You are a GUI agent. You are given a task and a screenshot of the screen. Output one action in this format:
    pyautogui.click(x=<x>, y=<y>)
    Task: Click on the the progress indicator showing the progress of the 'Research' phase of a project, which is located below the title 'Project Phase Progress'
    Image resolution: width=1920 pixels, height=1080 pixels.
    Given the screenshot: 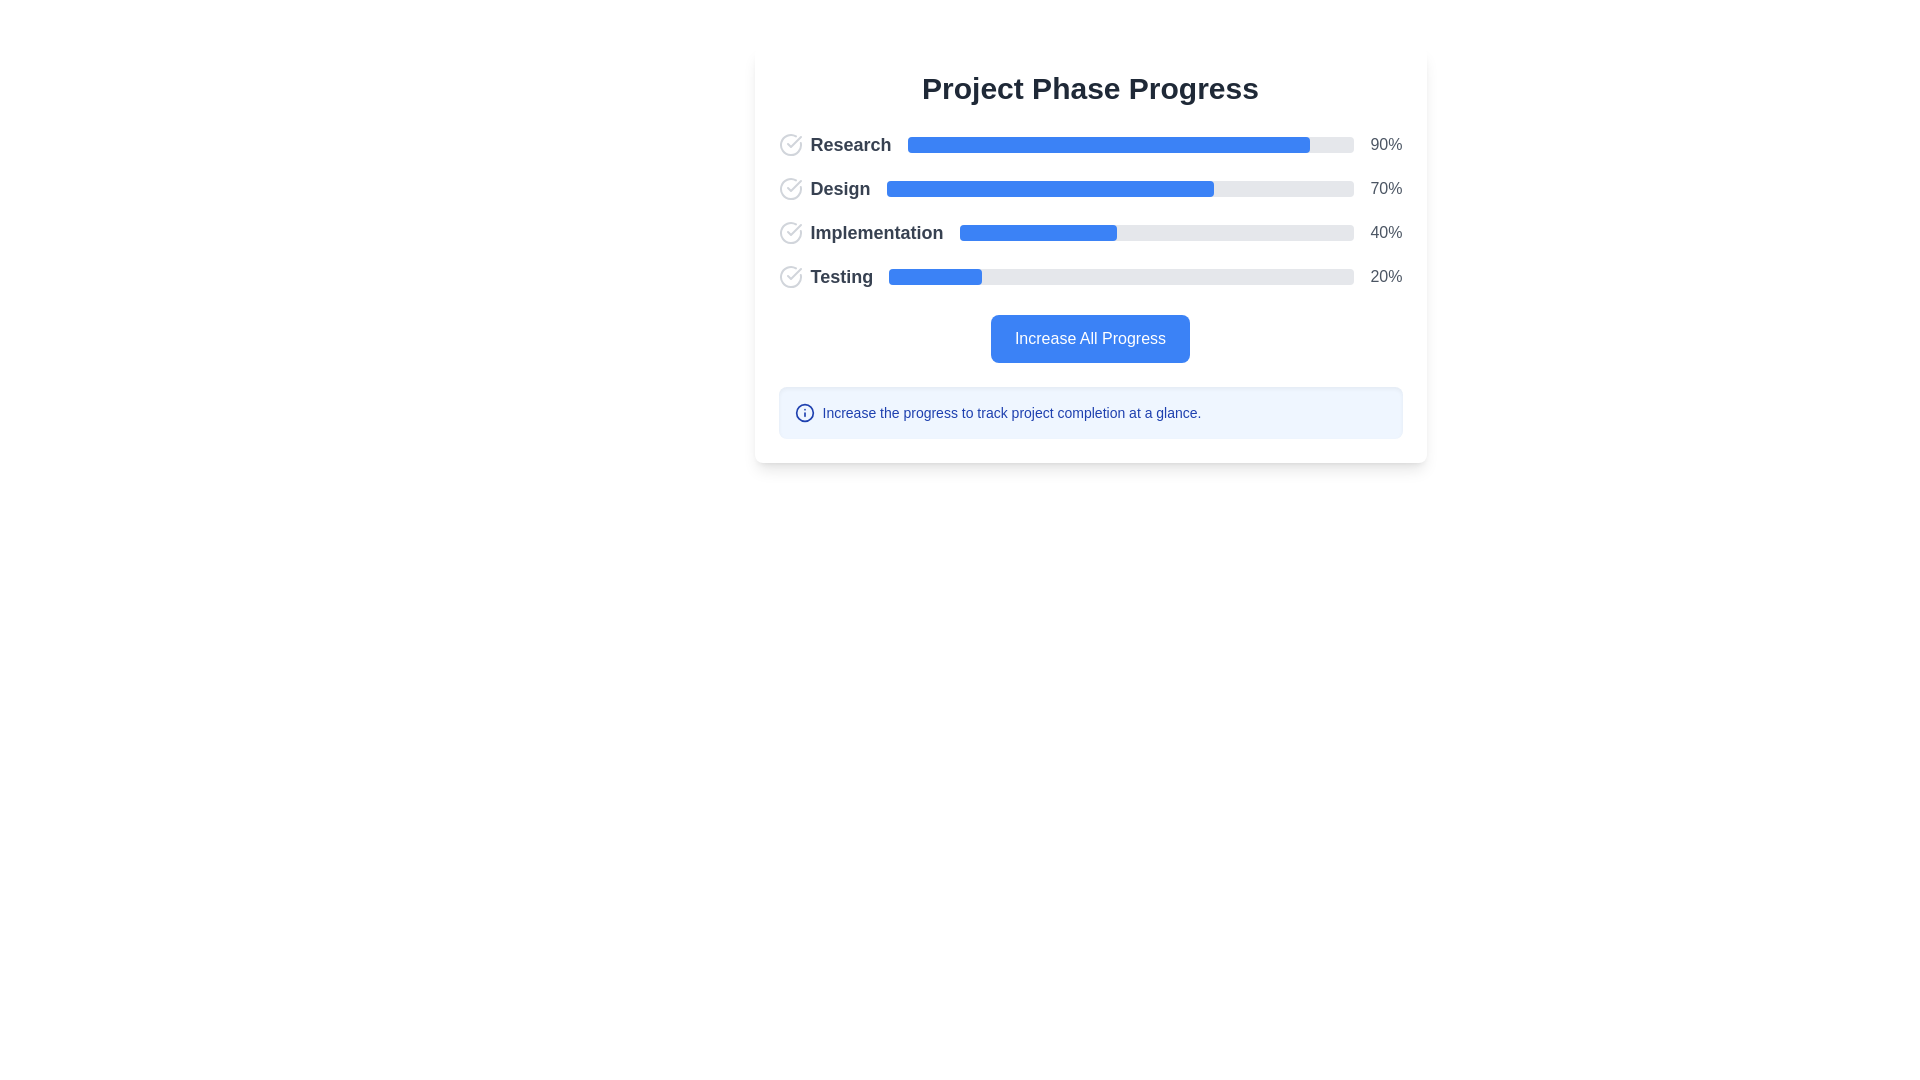 What is the action you would take?
    pyautogui.click(x=1089, y=144)
    